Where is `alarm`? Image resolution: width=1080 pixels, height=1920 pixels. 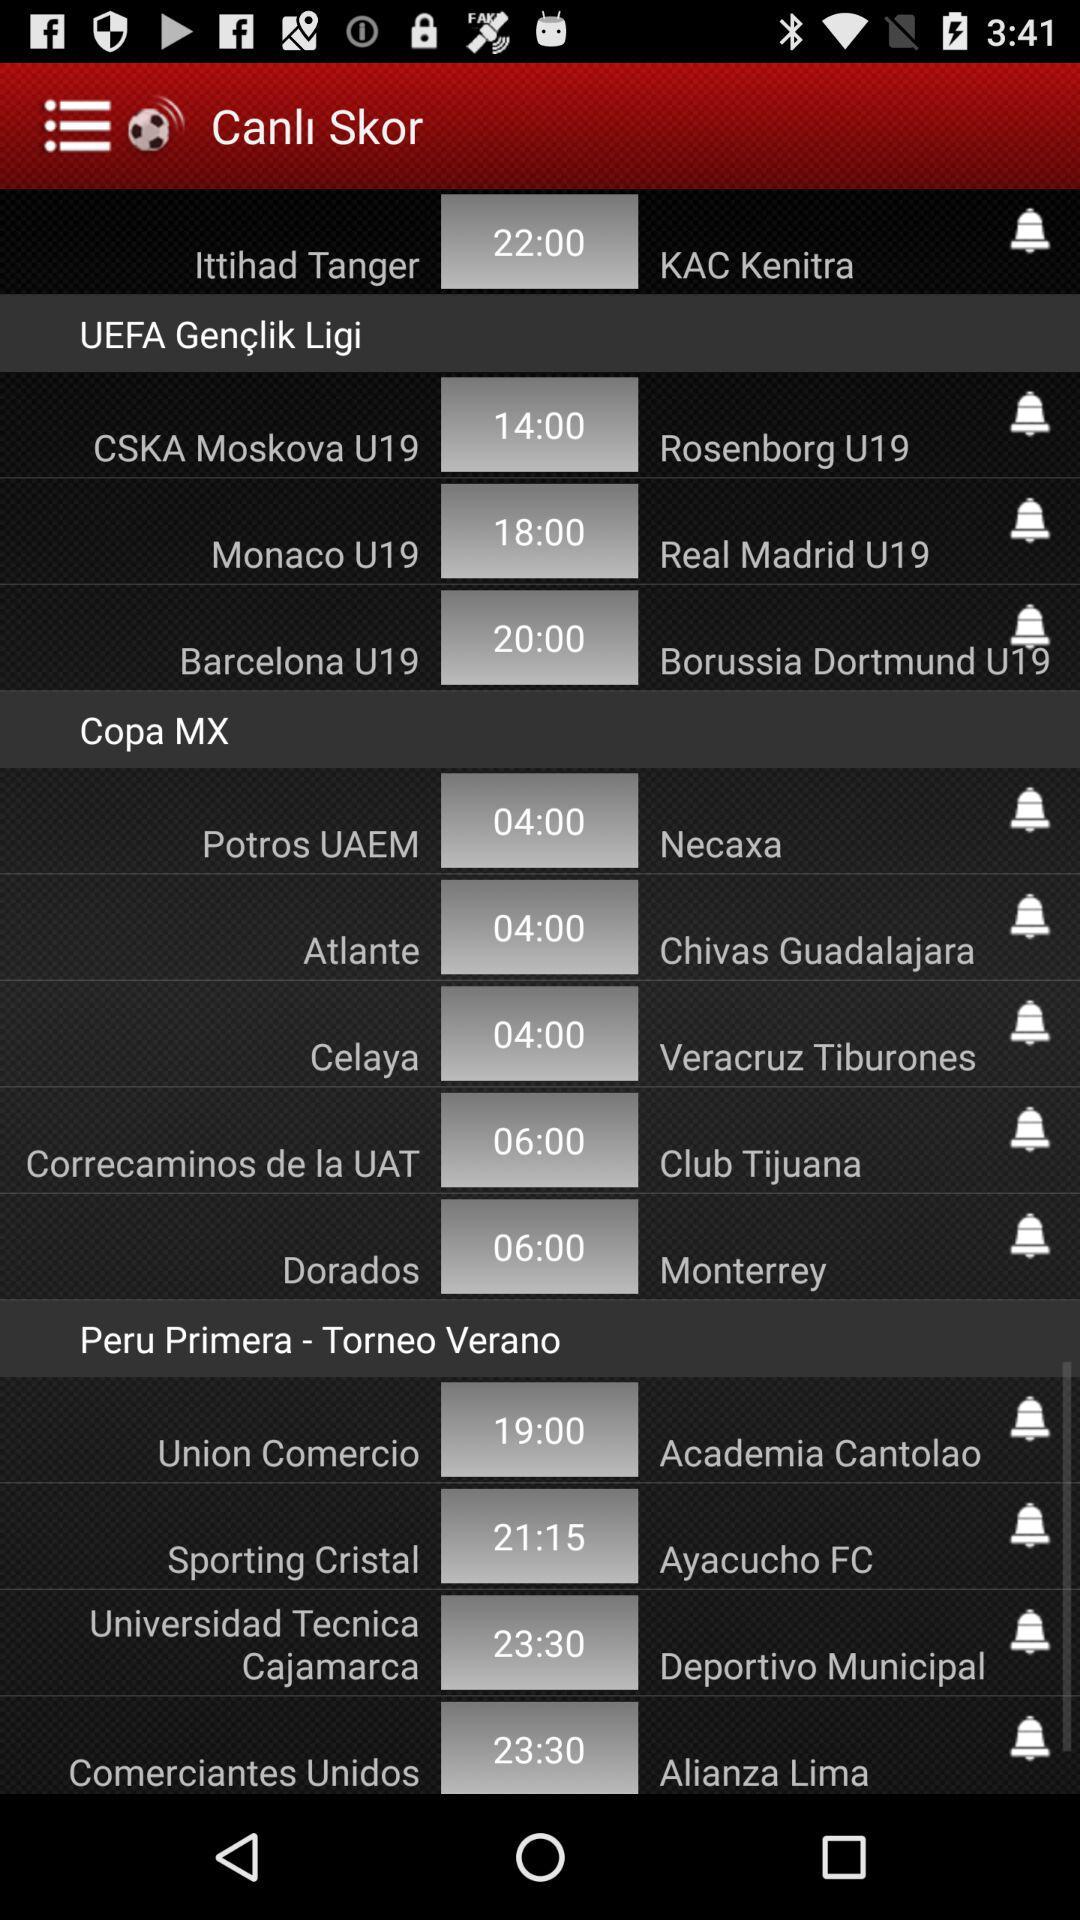
alarm is located at coordinates (1029, 1235).